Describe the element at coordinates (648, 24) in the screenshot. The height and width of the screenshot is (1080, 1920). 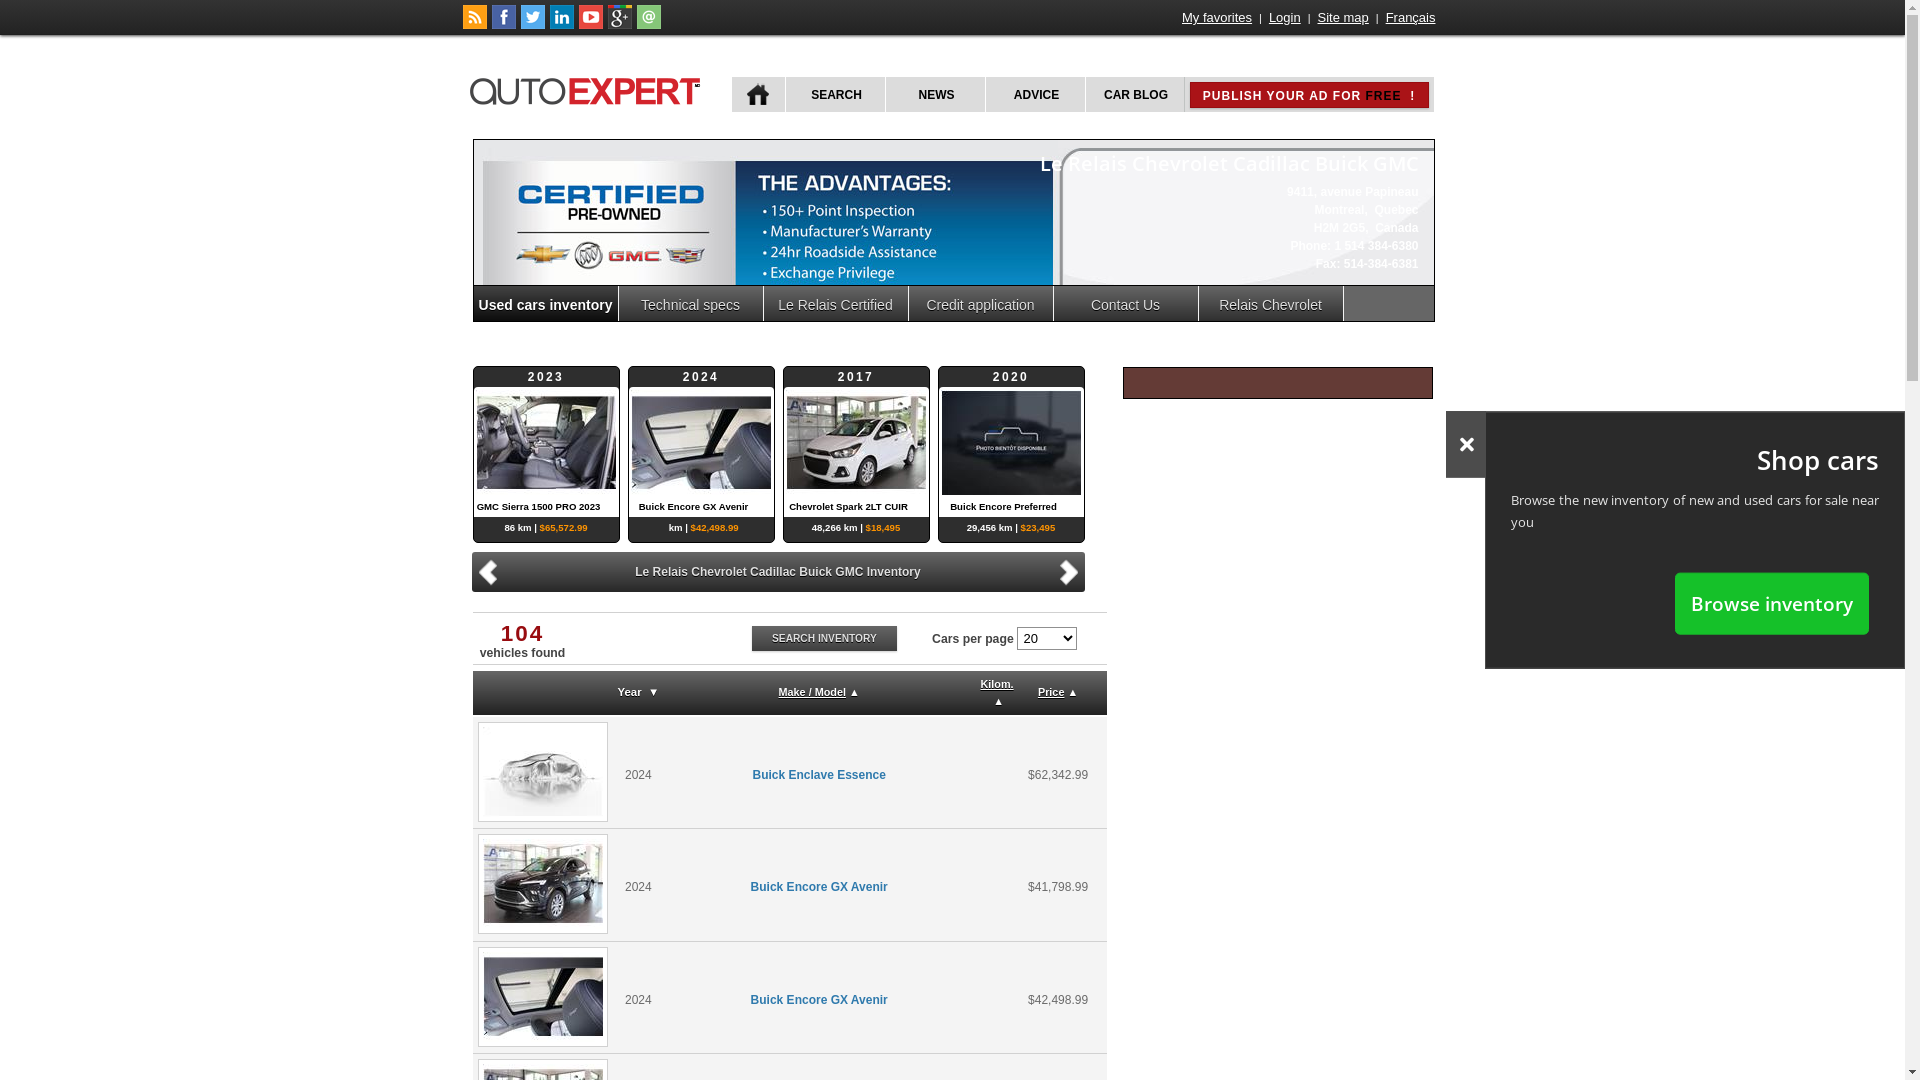
I see `'Contact autoExpert.ca'` at that location.